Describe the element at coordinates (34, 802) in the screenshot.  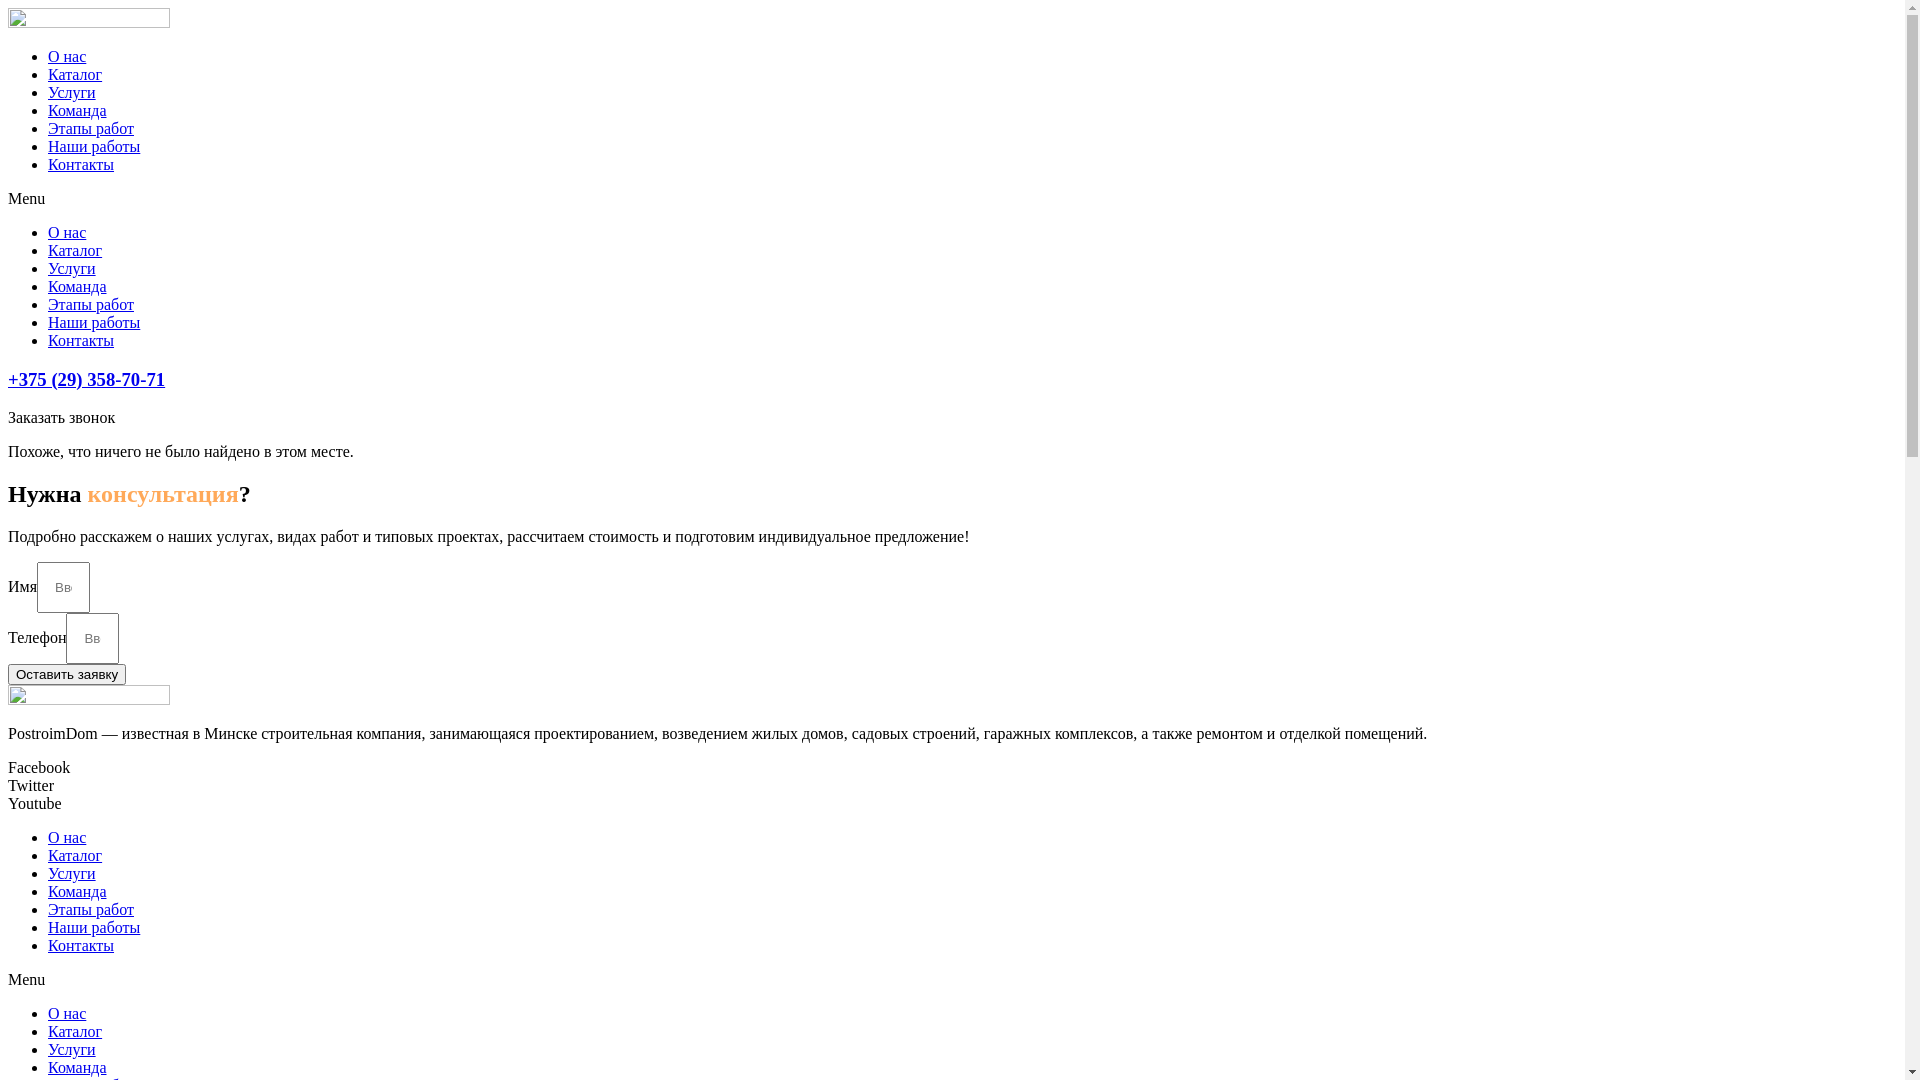
I see `'Youtube'` at that location.